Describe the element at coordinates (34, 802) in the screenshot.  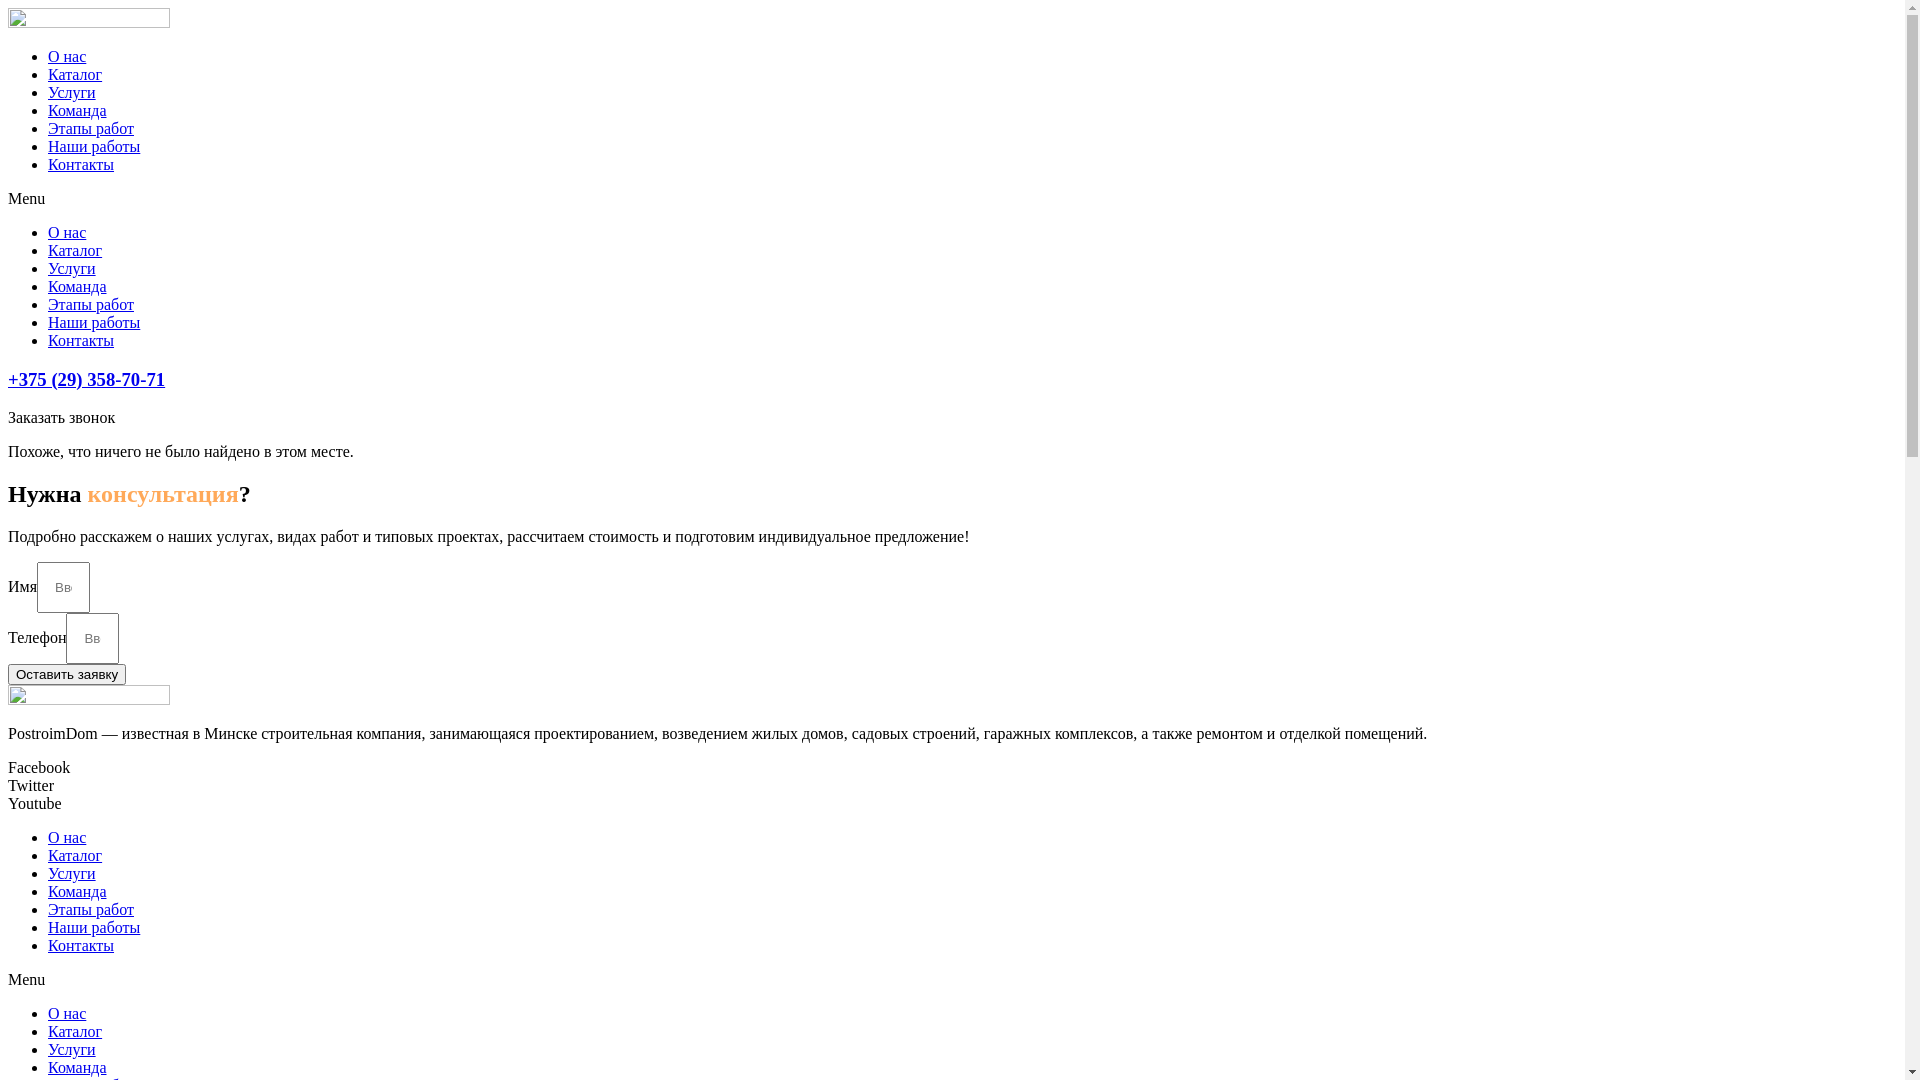
I see `'Youtube'` at that location.